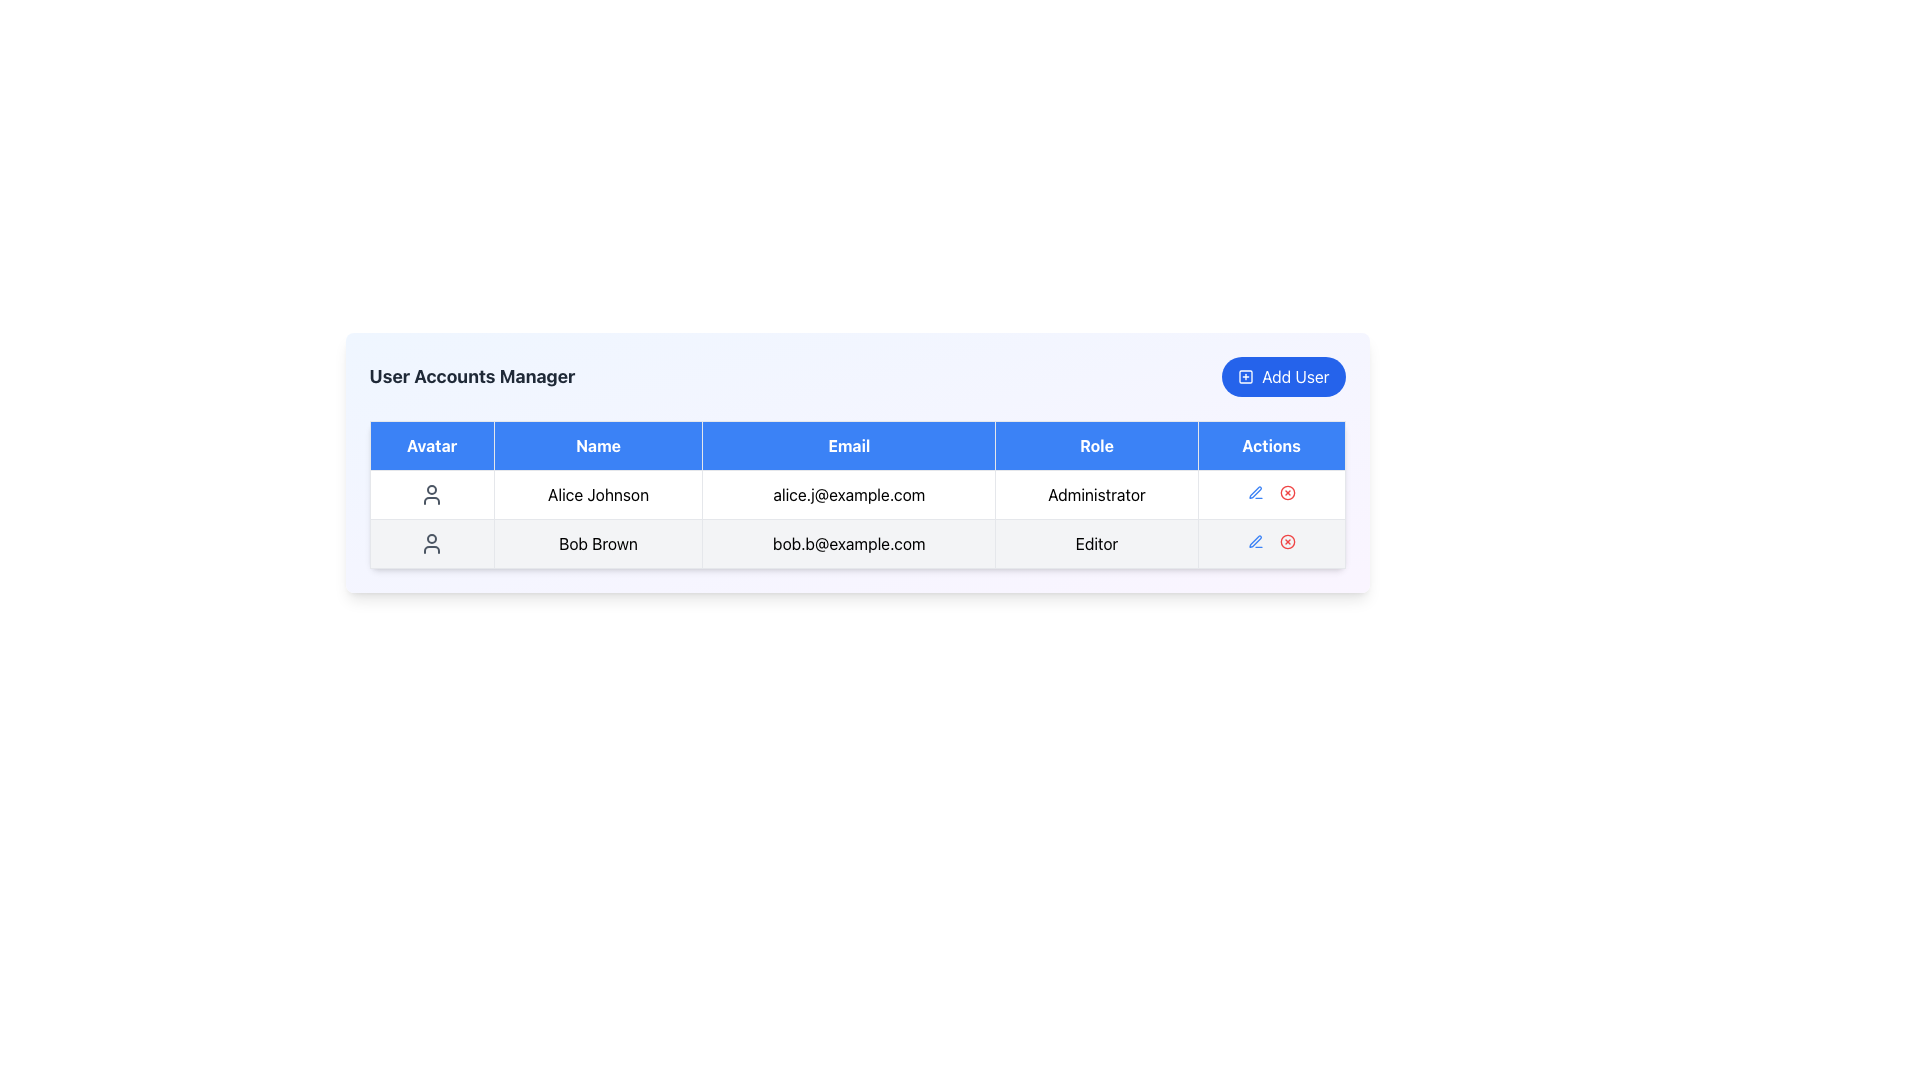 The width and height of the screenshot is (1920, 1080). Describe the element at coordinates (431, 494) in the screenshot. I see `the graphical icon representing the user in the first row of the User Accounts Manager interface, located in the Avatar column next to the Name 'Alice Johnson'` at that location.